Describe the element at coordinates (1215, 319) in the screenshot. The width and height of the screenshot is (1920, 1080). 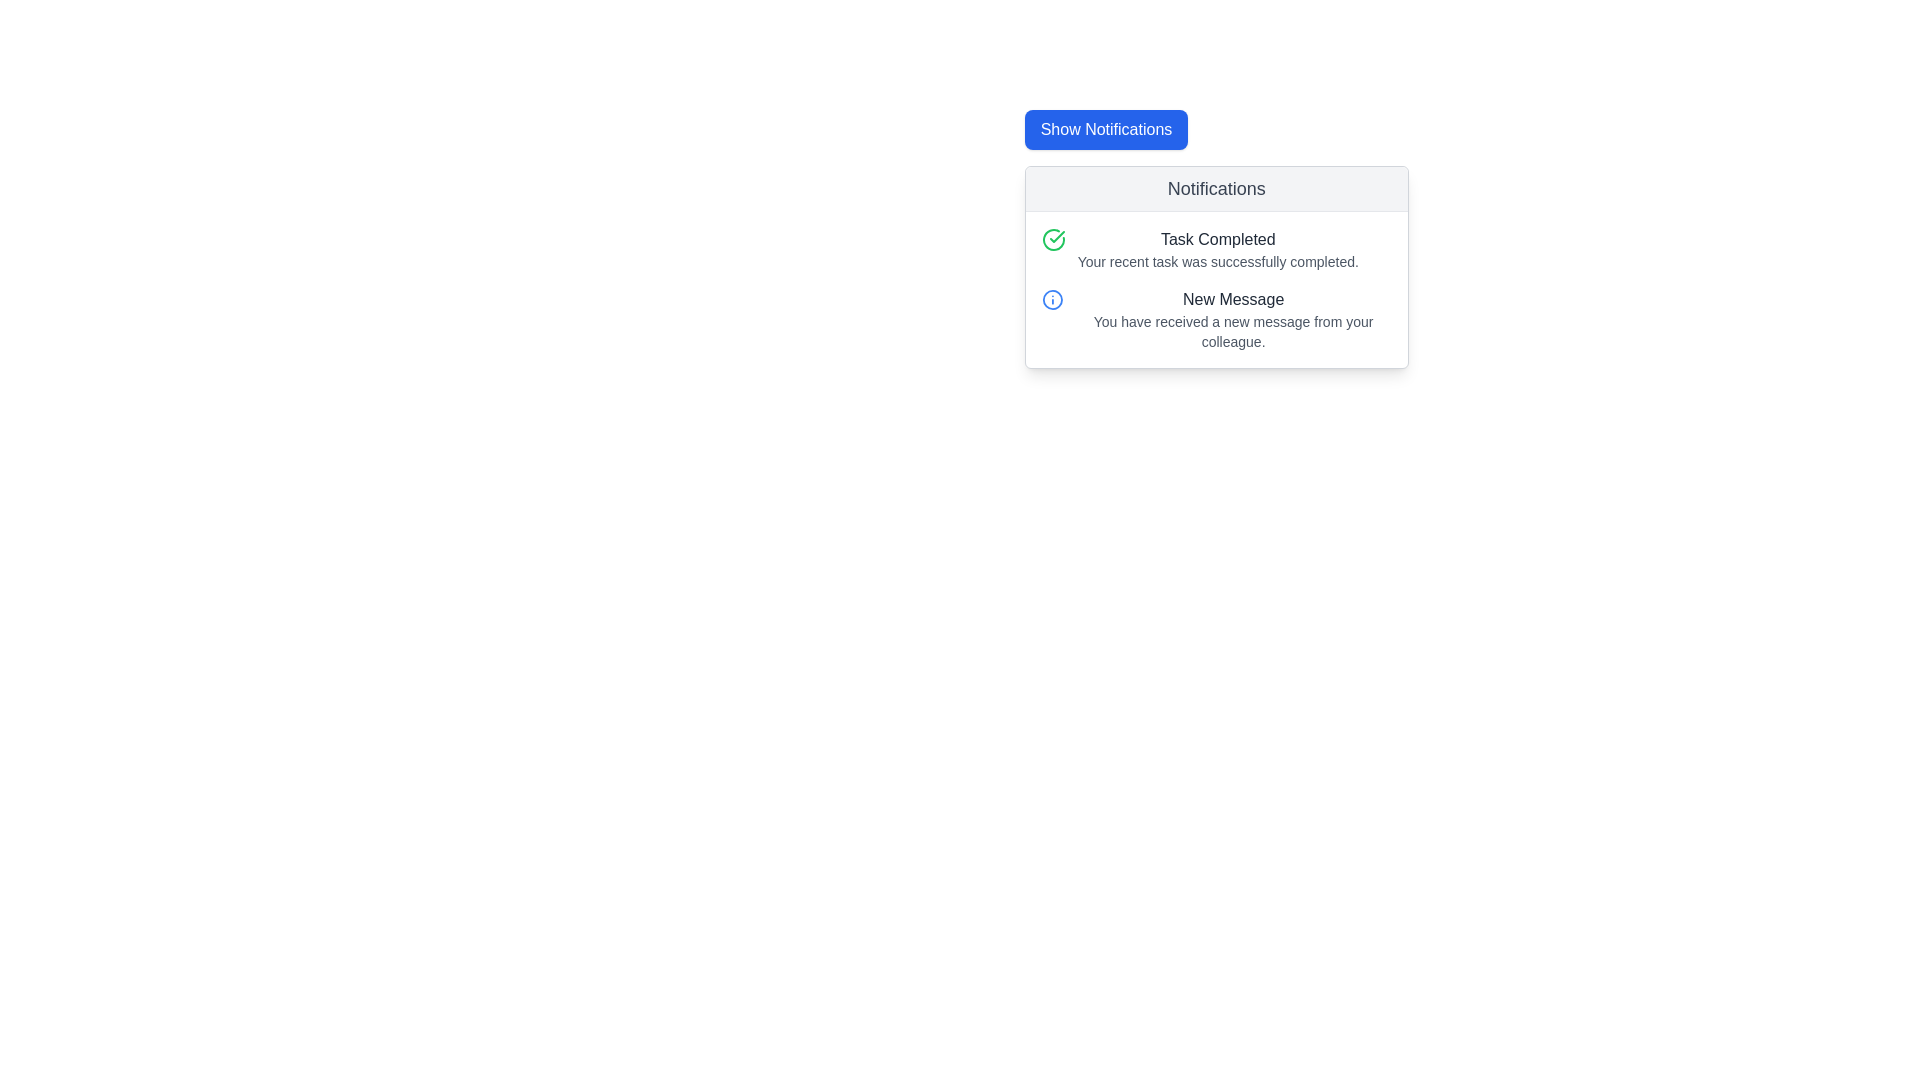
I see `the Notification card that indicates a new message received, located at the bottom row of the notification list` at that location.